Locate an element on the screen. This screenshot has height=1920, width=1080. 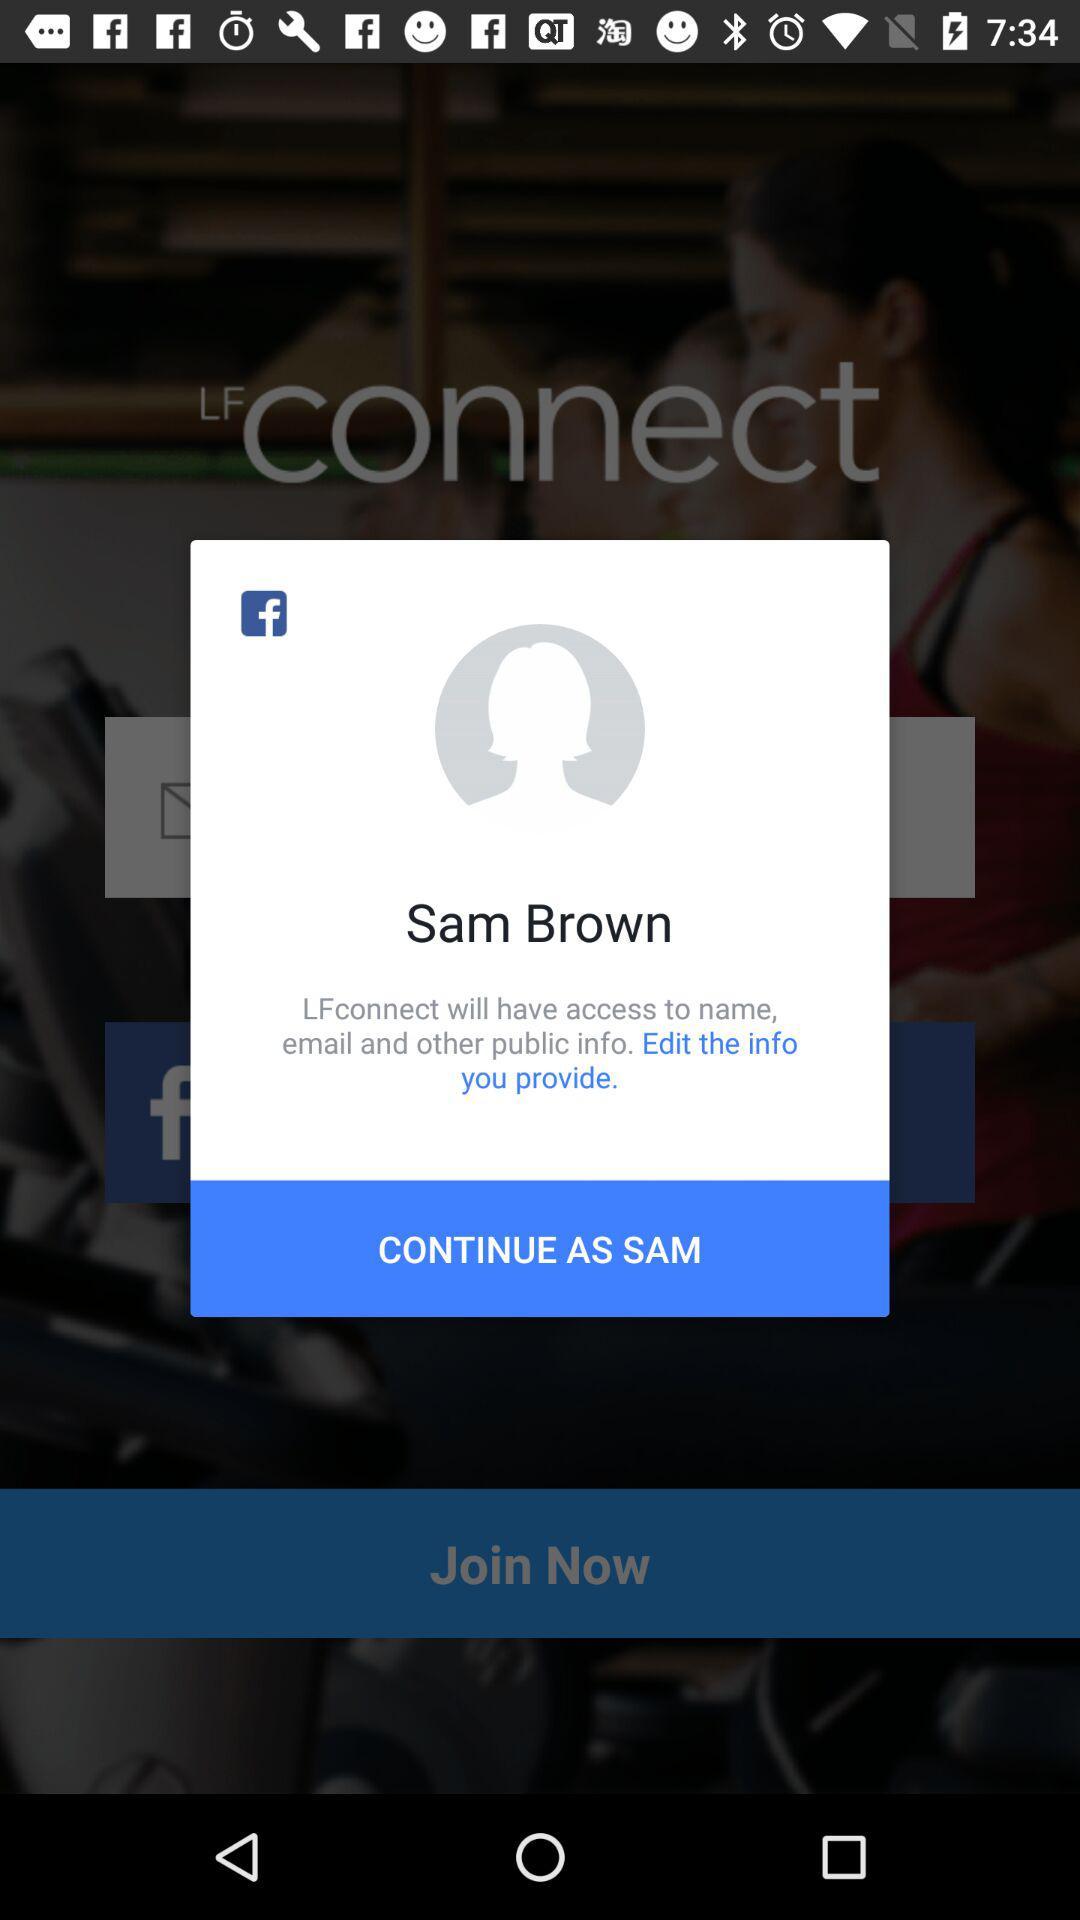
lfconnect will have is located at coordinates (540, 1041).